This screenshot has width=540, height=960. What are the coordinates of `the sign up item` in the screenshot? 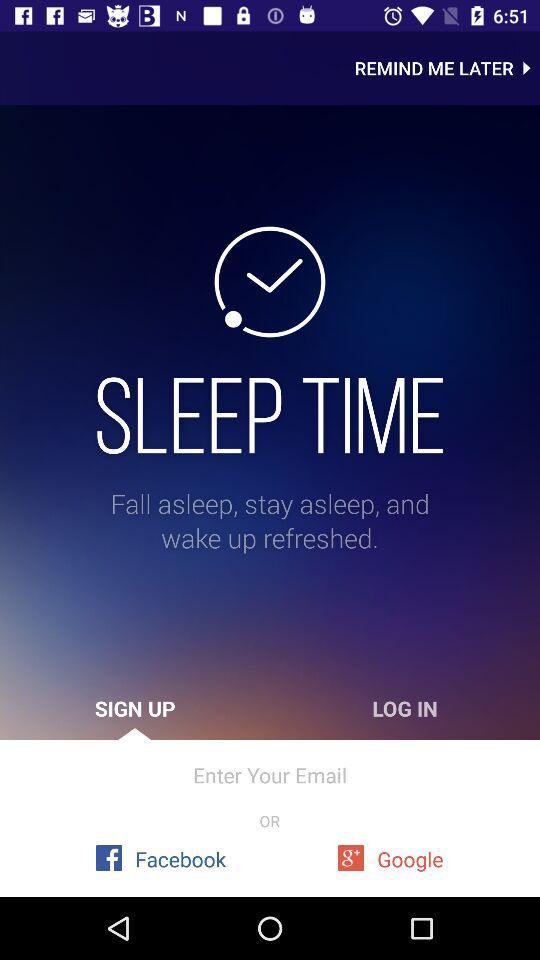 It's located at (135, 708).